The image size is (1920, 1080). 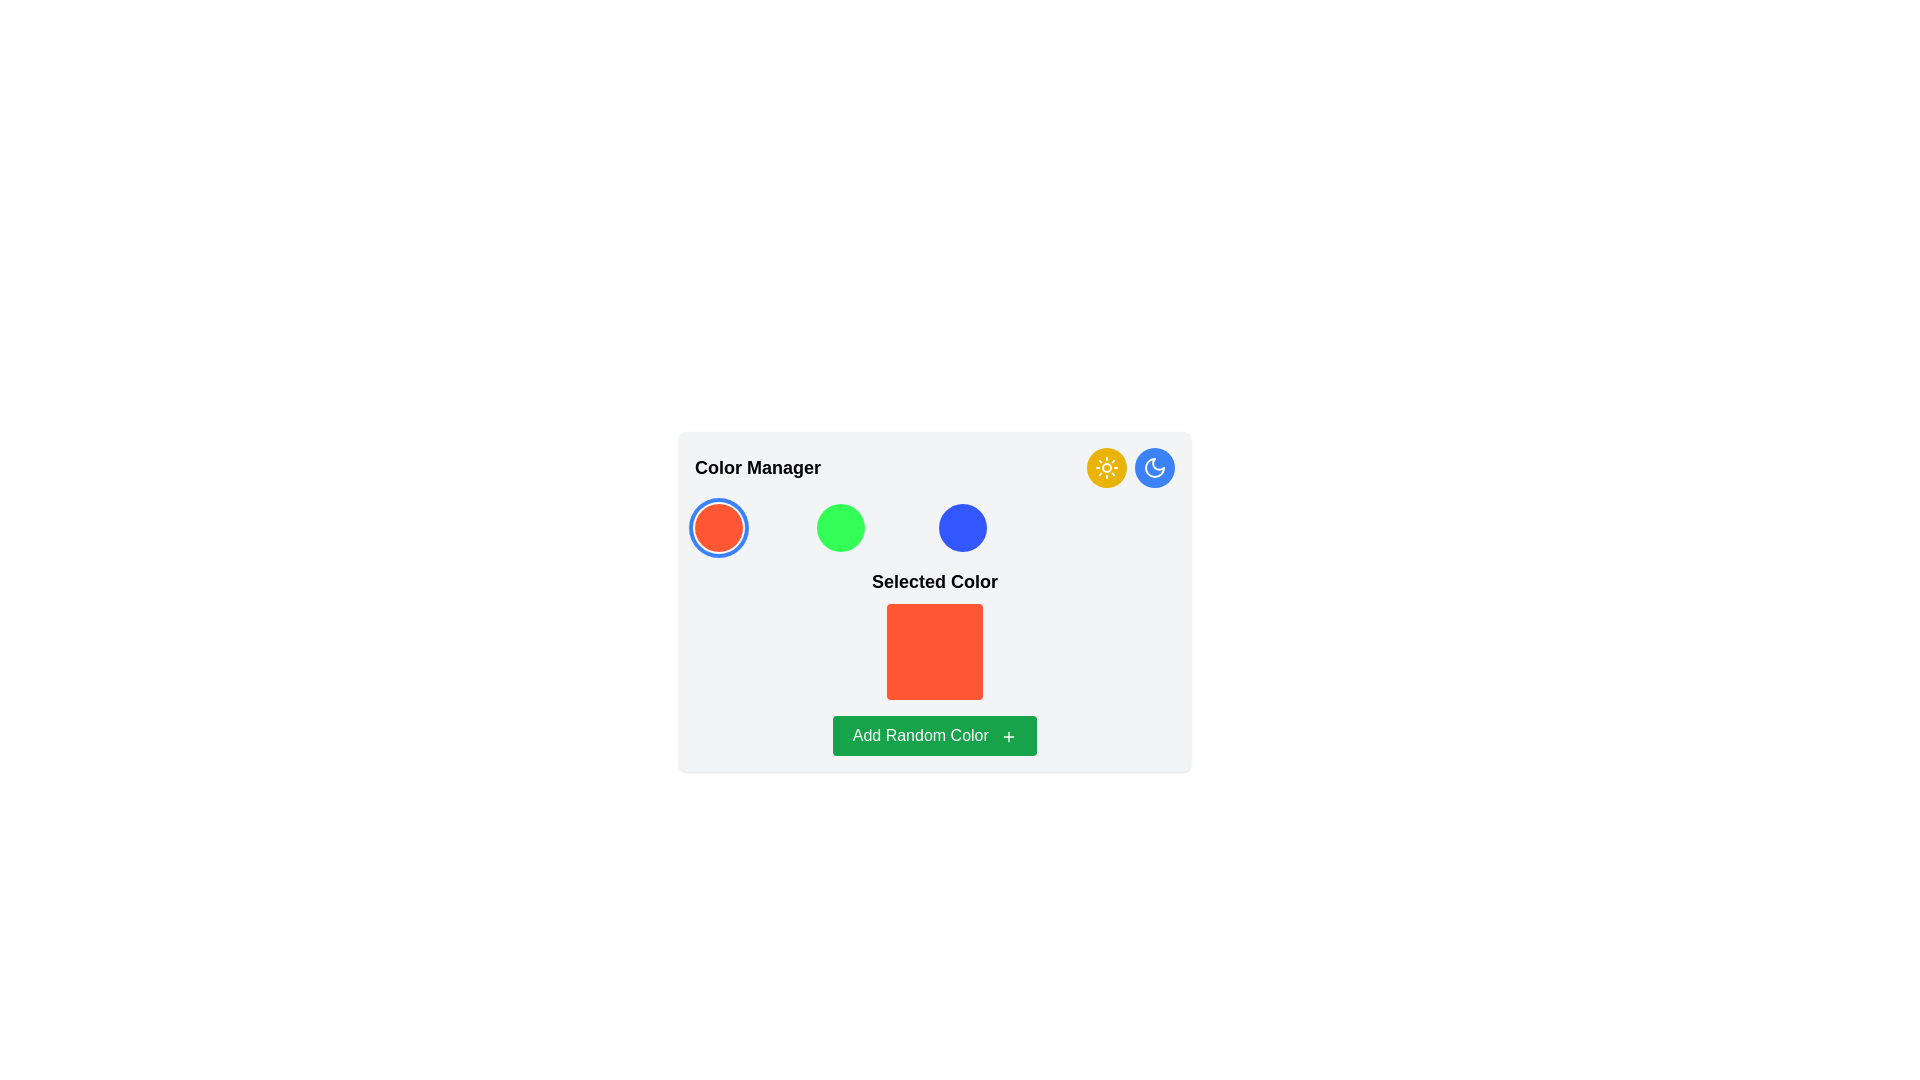 I want to click on the icon that visually represents the functionality, so click(x=1009, y=736).